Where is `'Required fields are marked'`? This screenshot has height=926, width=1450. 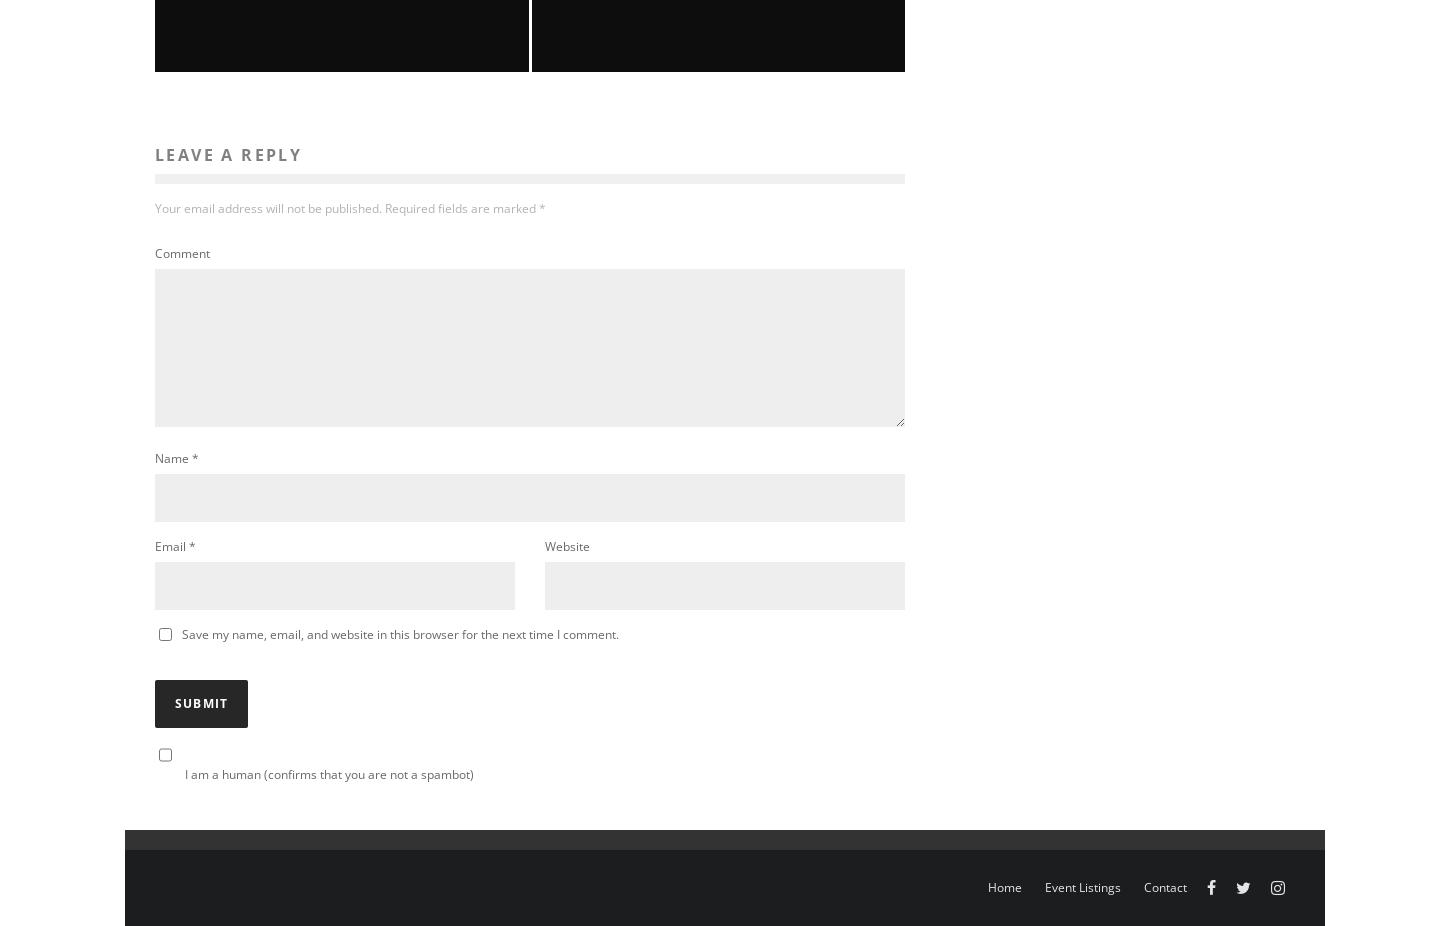
'Required fields are marked' is located at coordinates (459, 206).